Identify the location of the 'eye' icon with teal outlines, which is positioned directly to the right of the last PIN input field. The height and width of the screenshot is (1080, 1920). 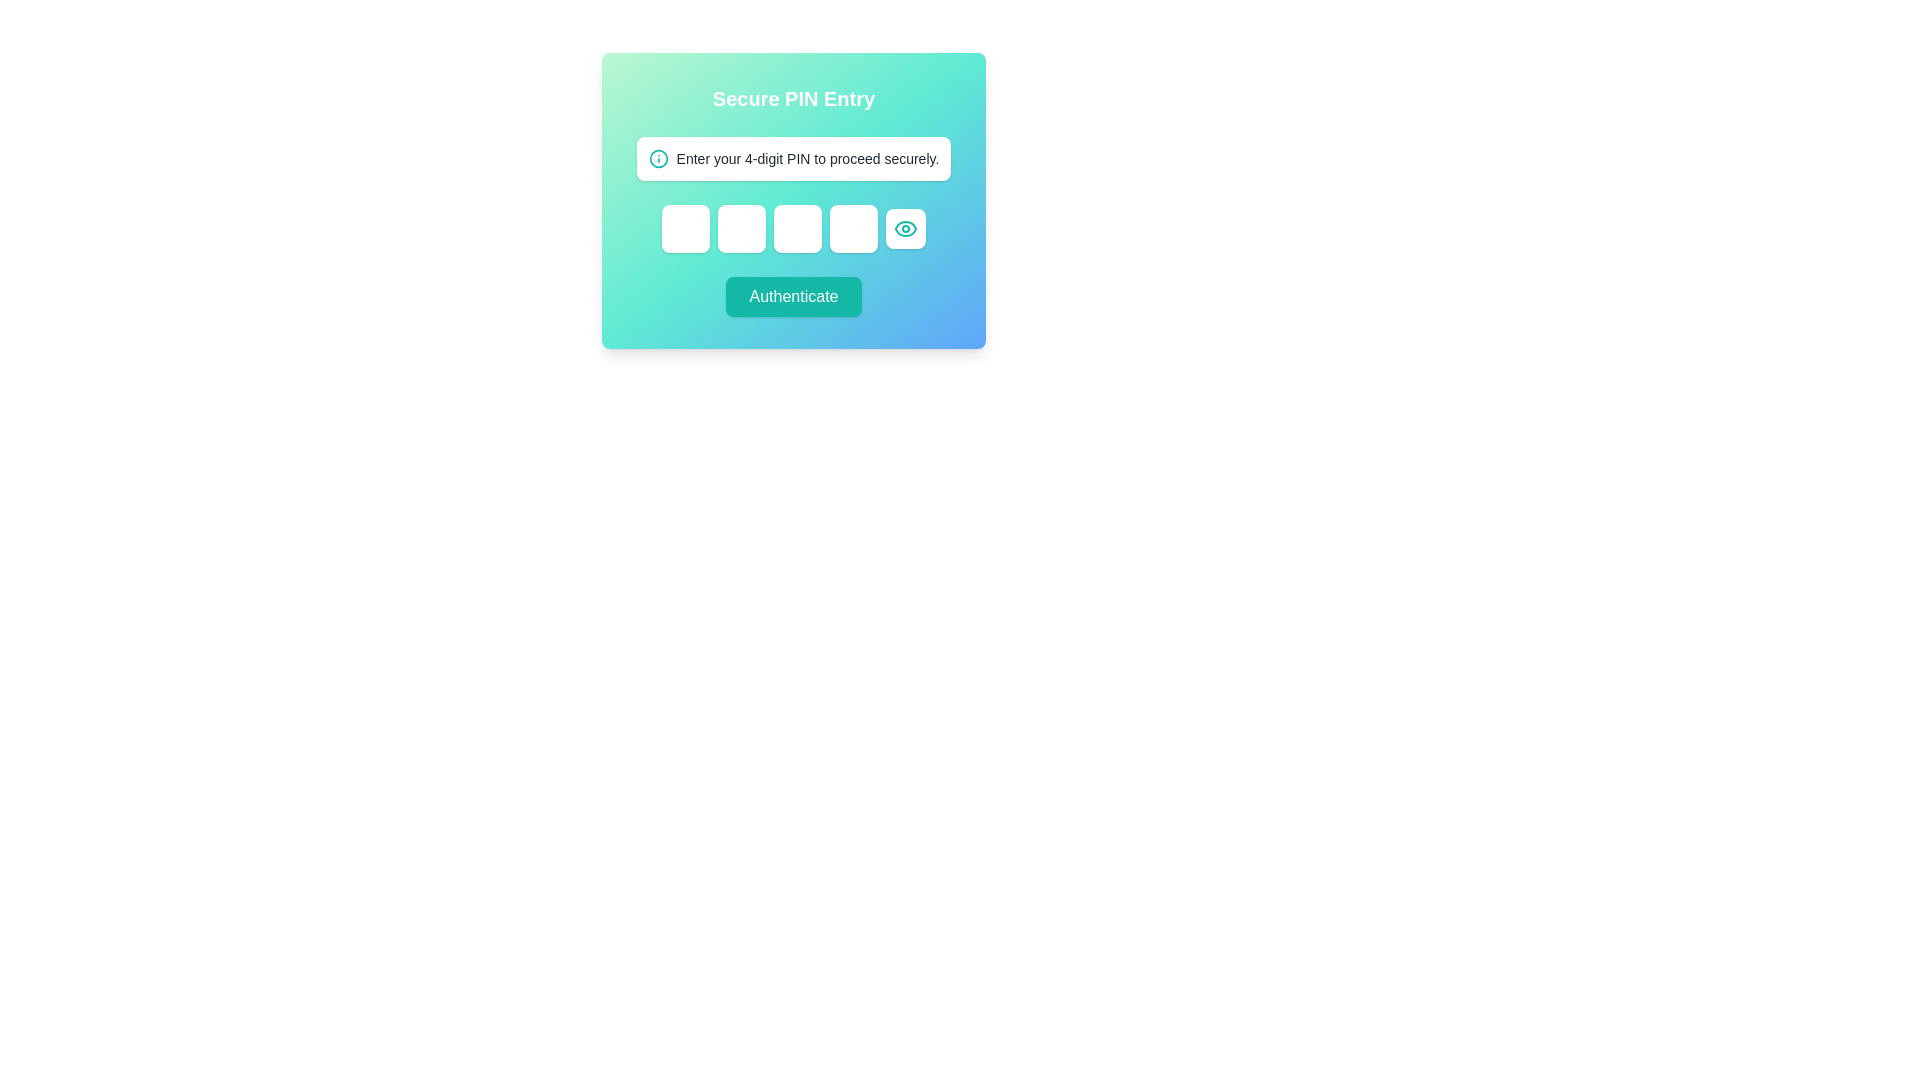
(905, 227).